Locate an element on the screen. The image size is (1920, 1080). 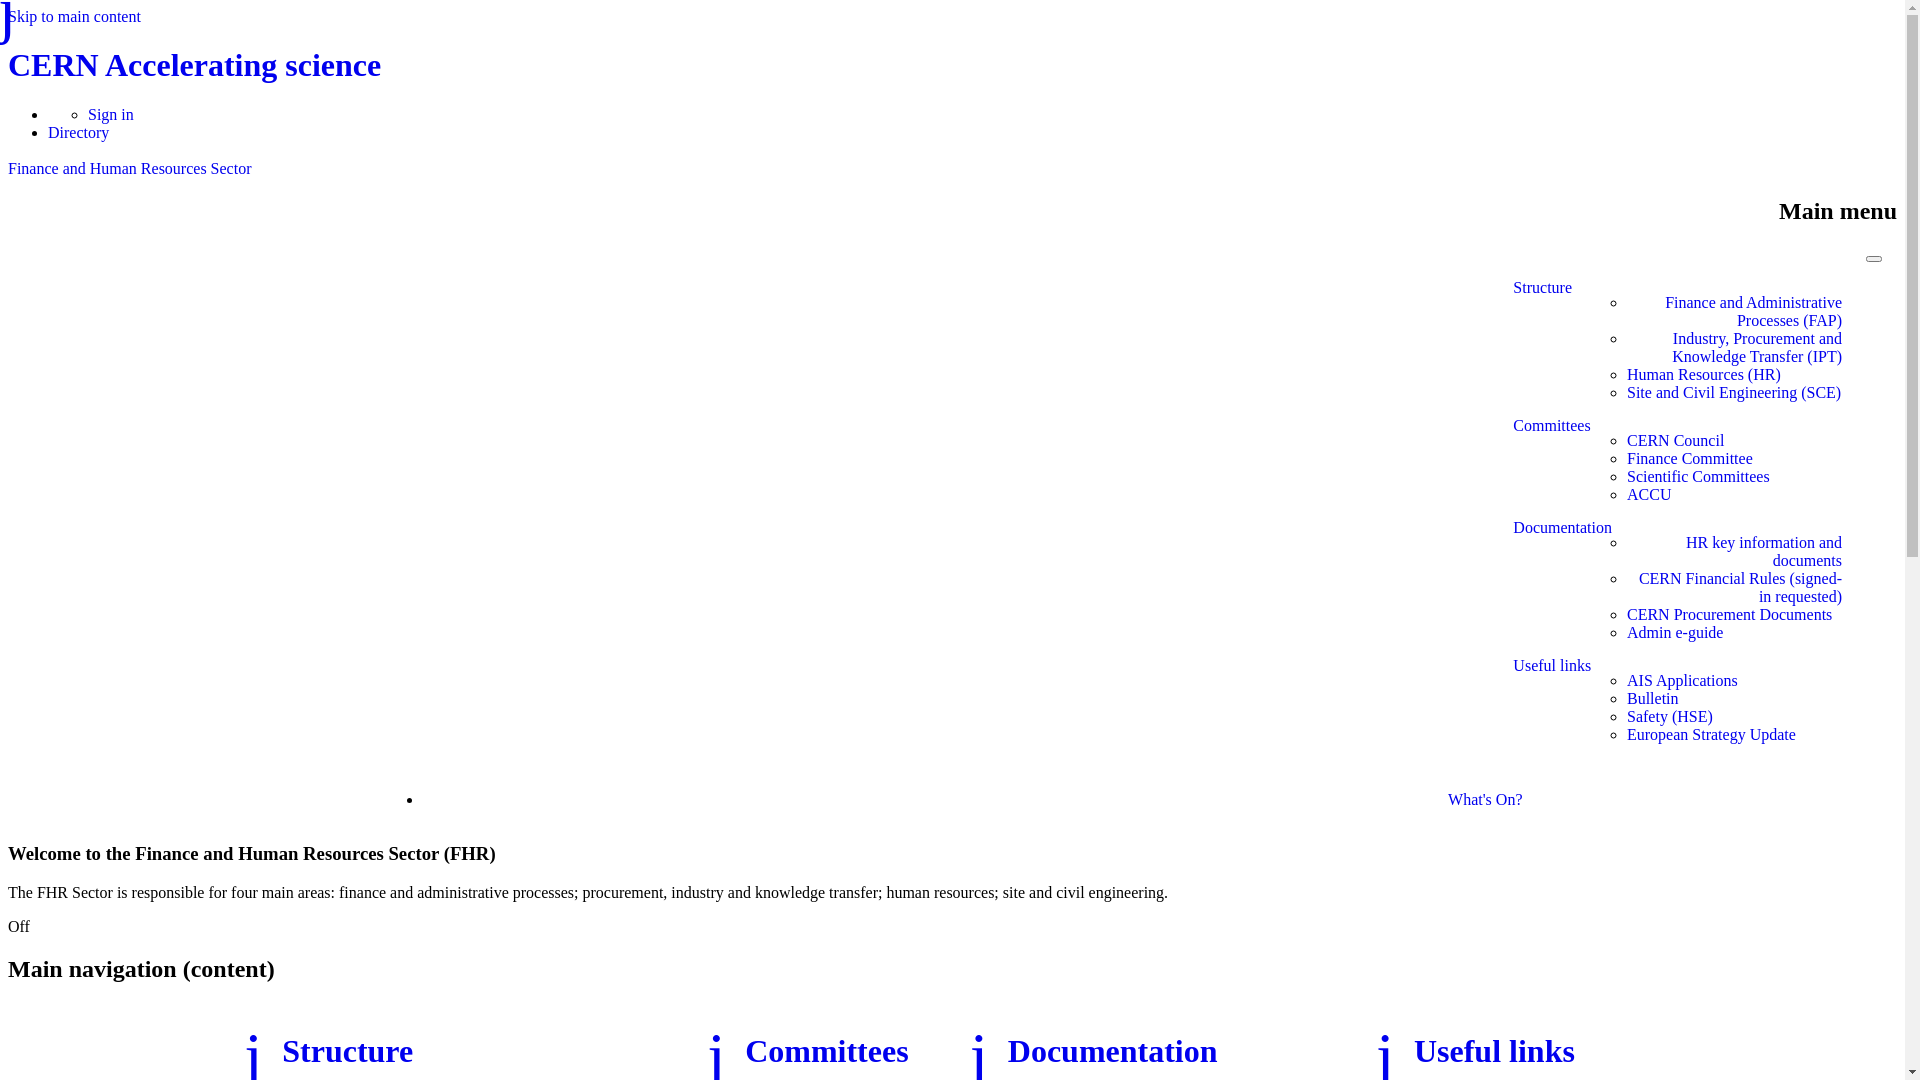
'Finance and Human Resources Sector' is located at coordinates (8, 167).